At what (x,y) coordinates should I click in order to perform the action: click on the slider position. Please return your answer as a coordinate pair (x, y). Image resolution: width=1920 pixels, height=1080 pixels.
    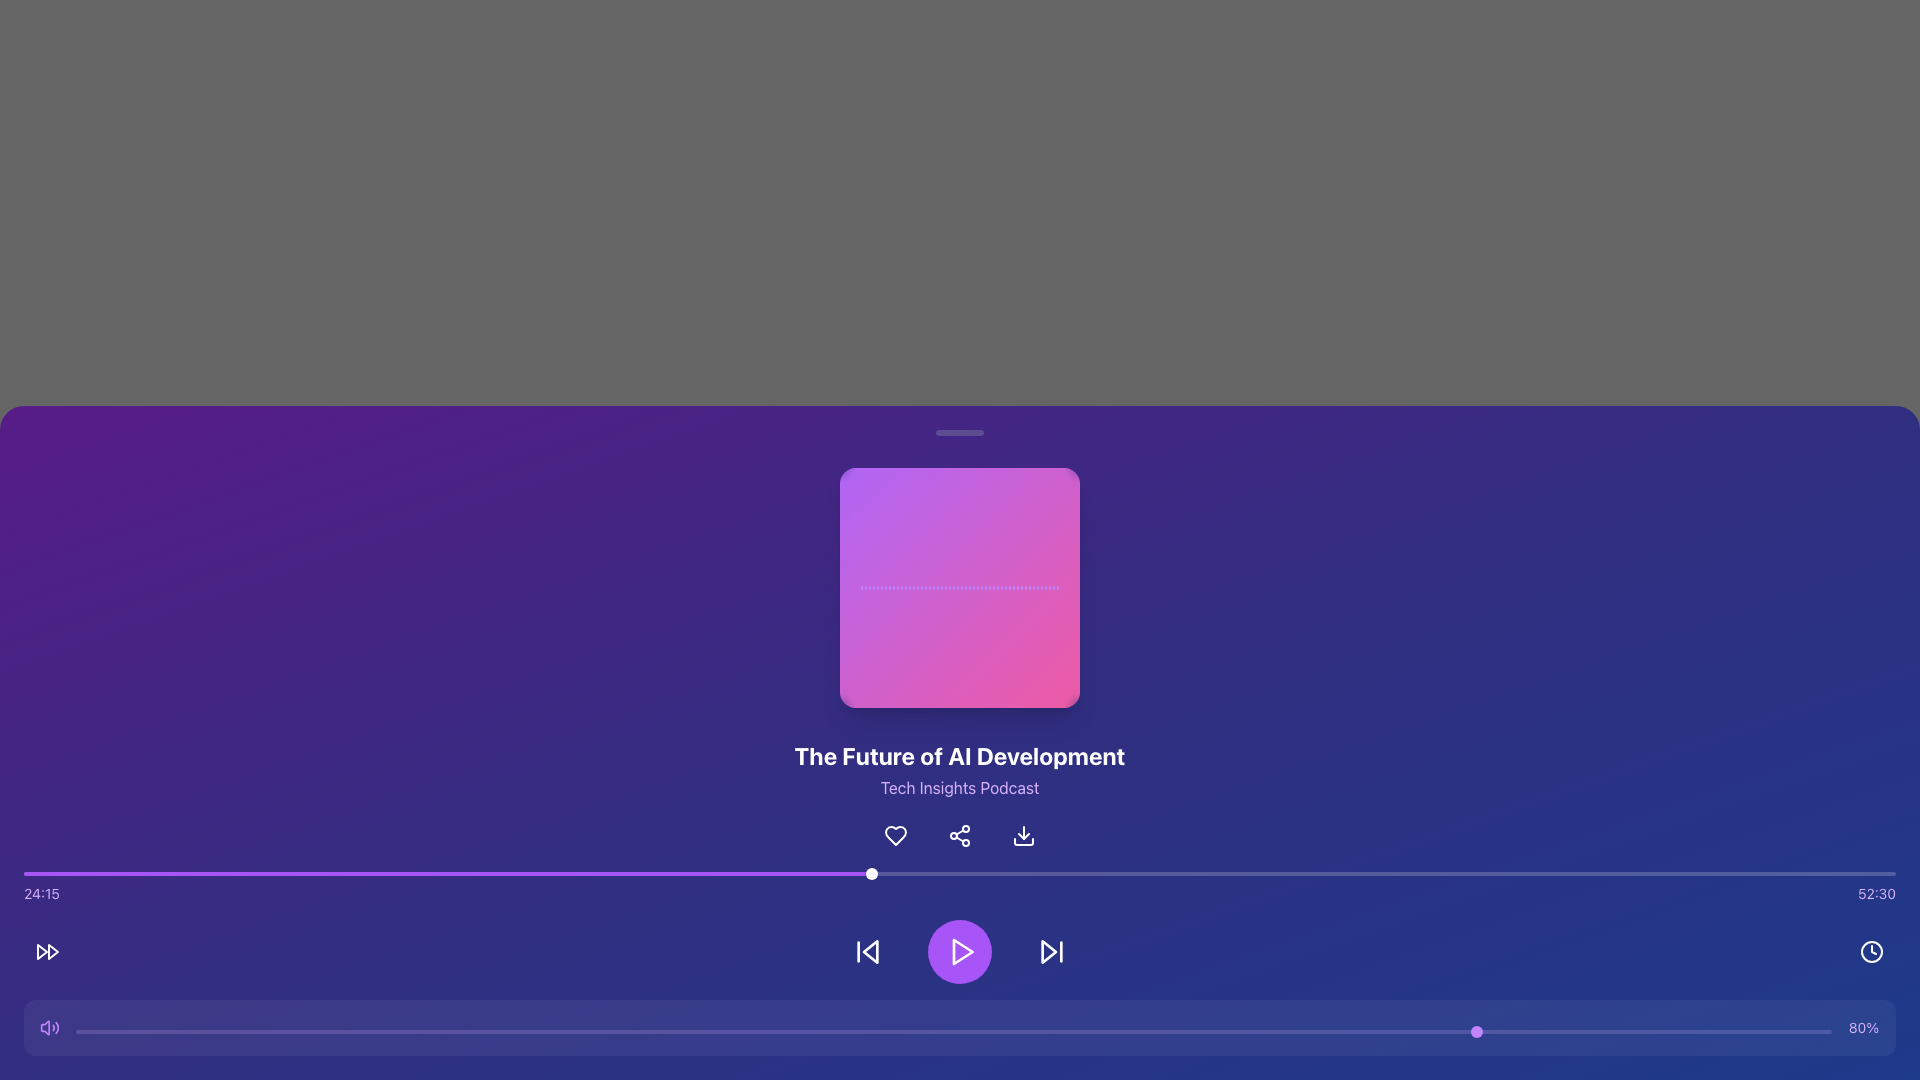
    Looking at the image, I should click on (285, 1032).